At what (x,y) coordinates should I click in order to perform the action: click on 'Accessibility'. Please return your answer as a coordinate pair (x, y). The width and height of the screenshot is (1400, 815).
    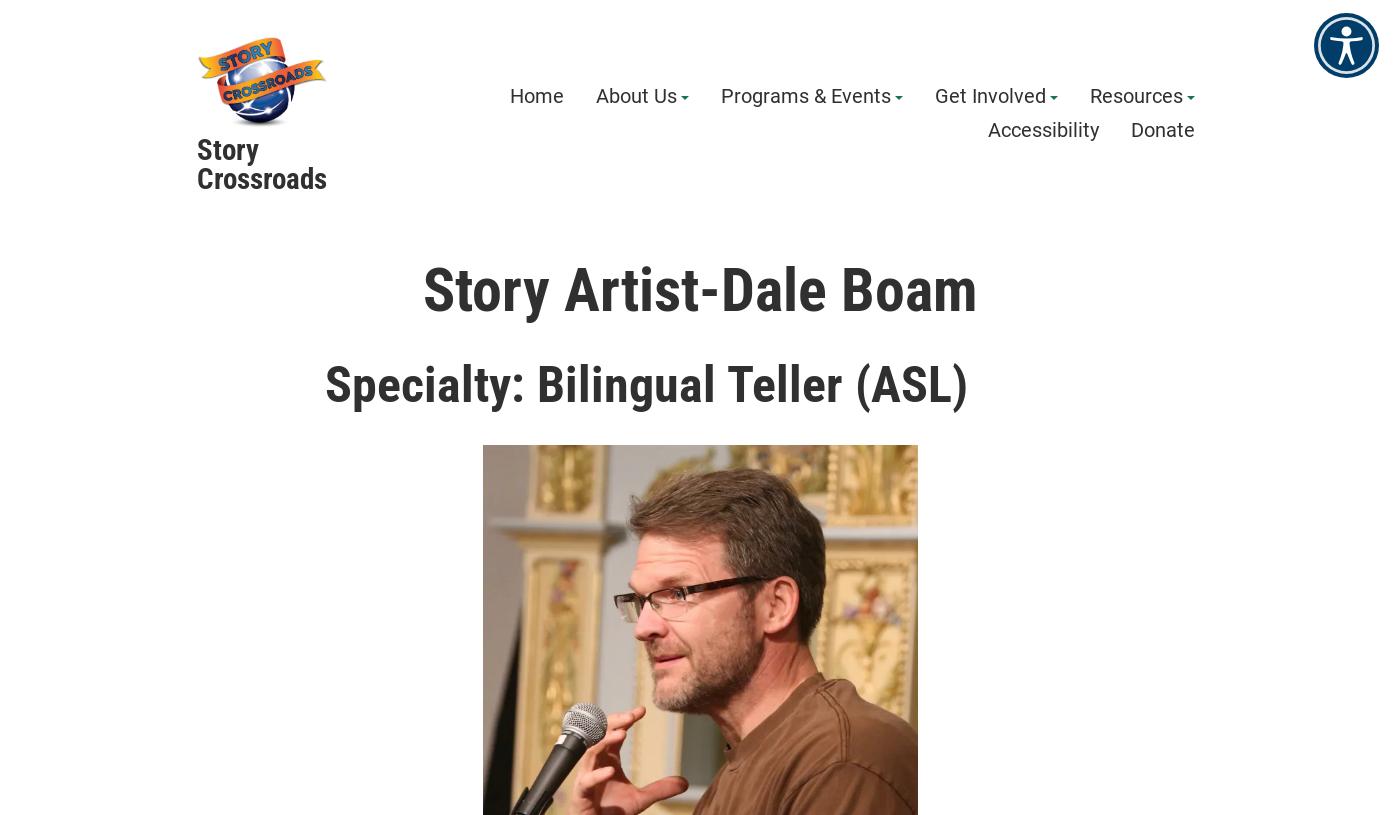
    Looking at the image, I should click on (1043, 128).